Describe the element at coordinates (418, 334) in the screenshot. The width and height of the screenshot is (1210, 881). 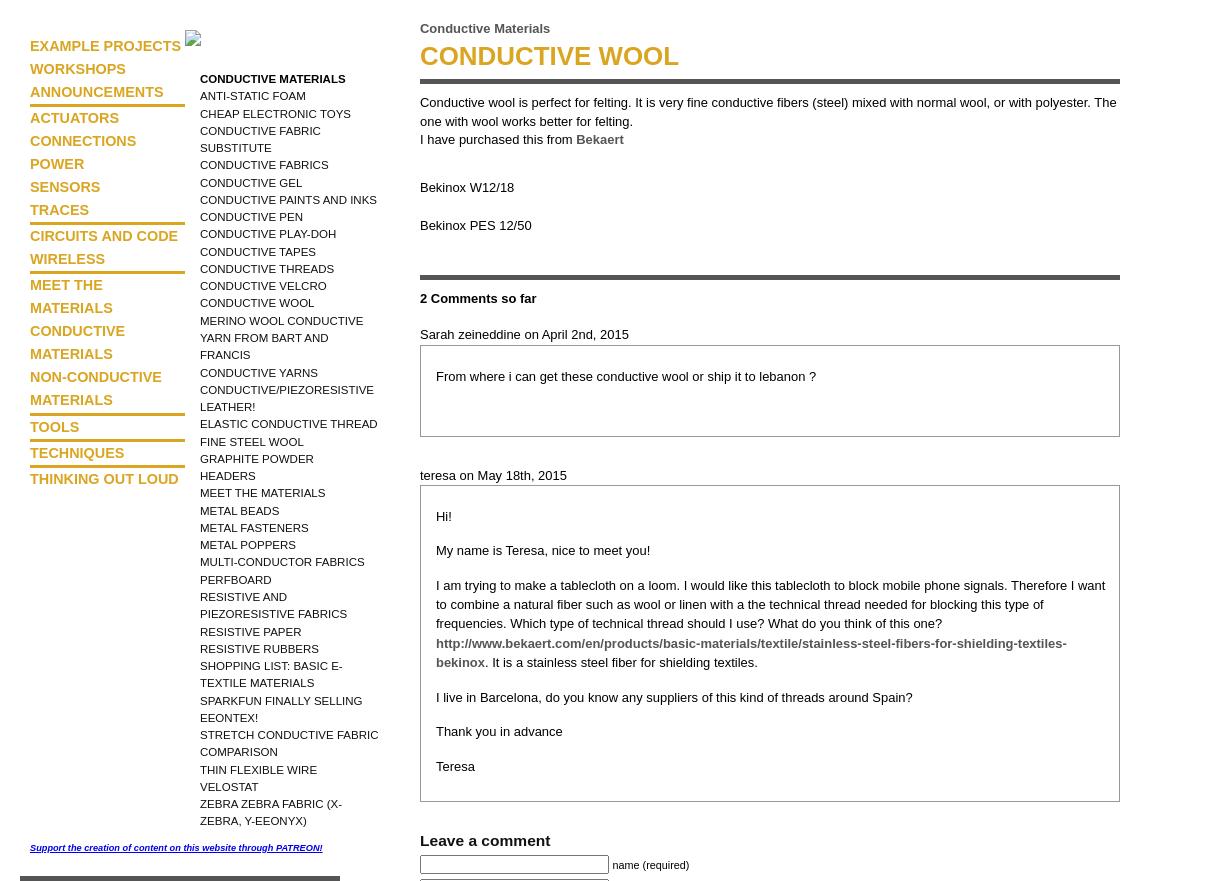
I see `'Sarah zeineddine on
        April 2nd, 2015'` at that location.